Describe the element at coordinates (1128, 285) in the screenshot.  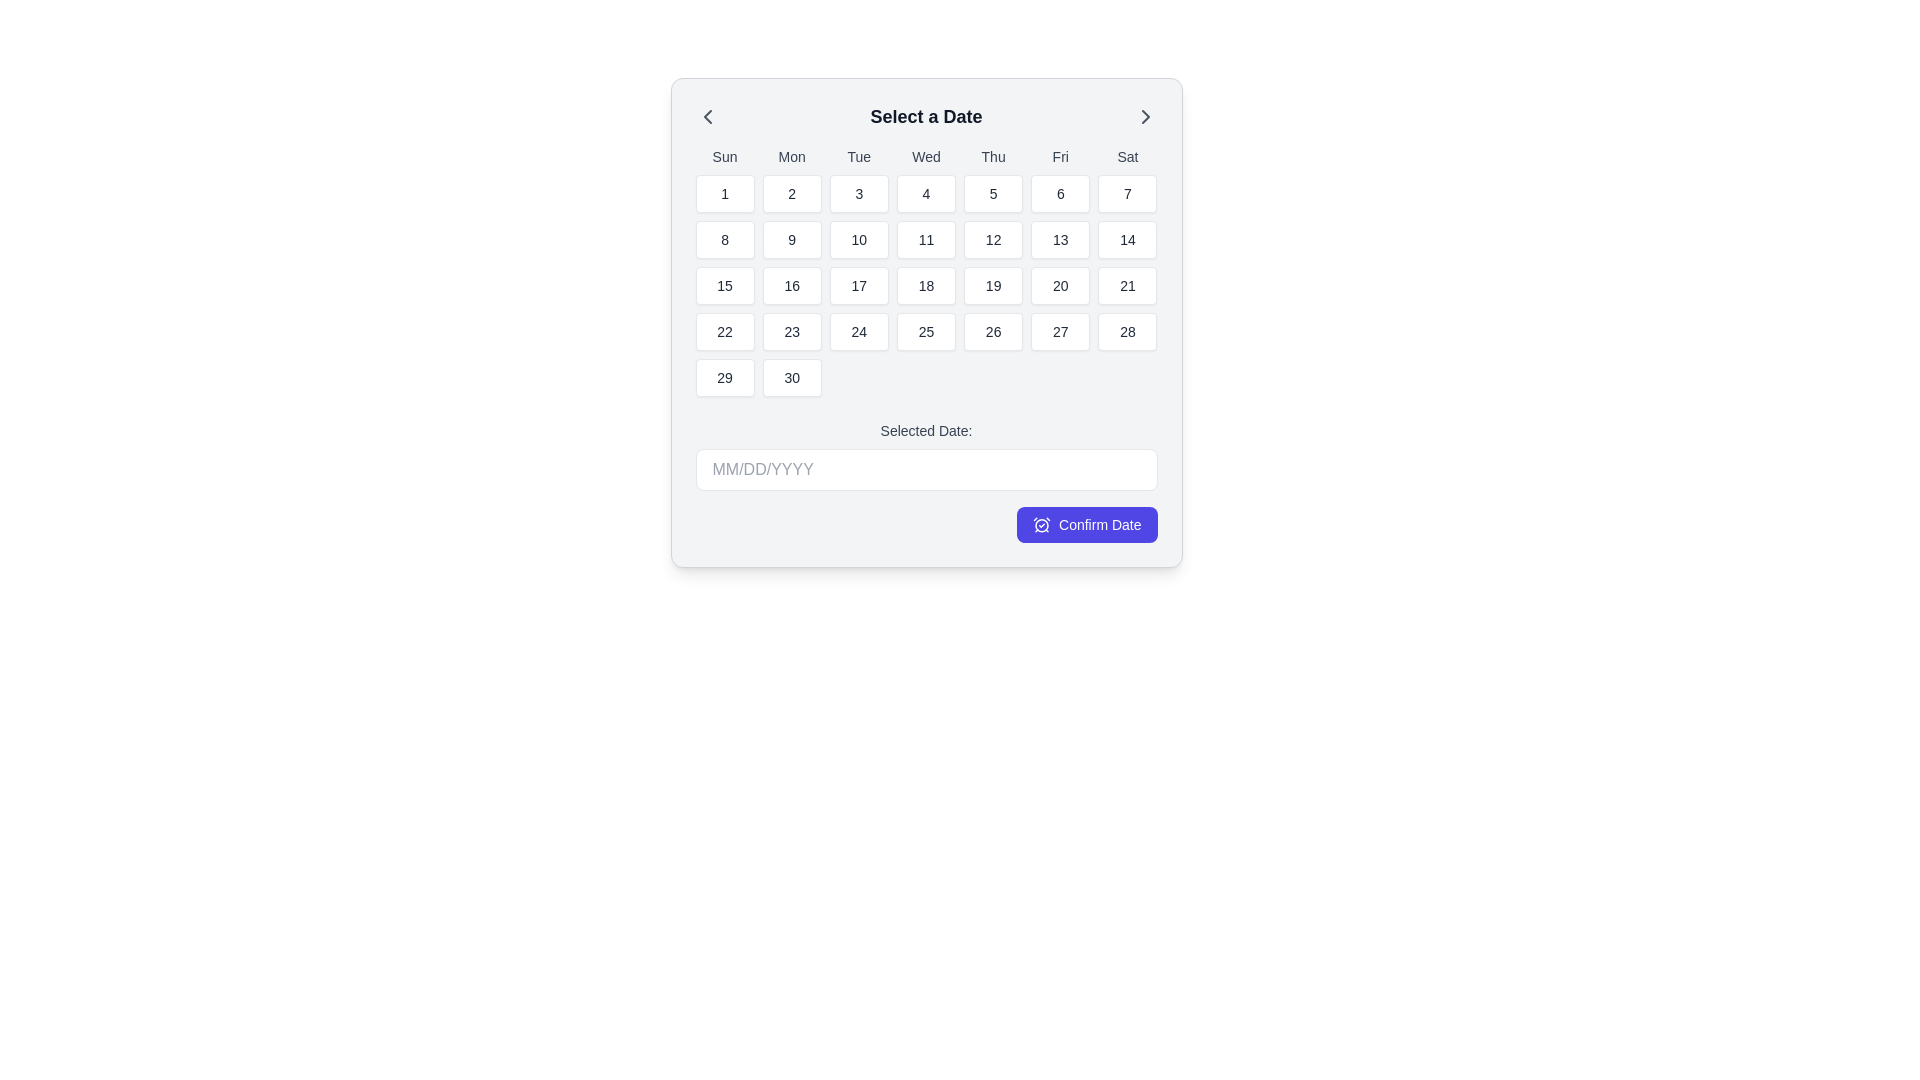
I see `the square button with a white background and the number '21' in bold black text, located under the 'Sat' column in the 7x5 grid layout` at that location.